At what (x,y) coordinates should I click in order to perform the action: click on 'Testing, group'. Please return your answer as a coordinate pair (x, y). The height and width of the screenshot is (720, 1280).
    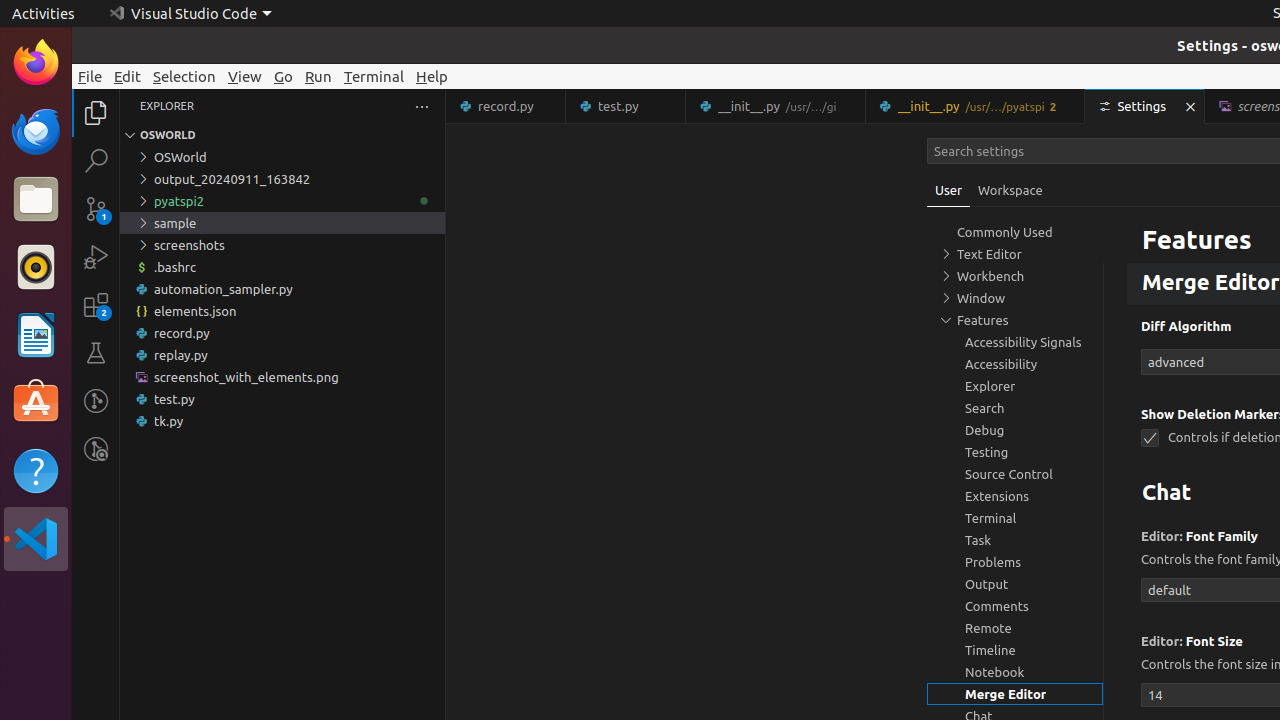
    Looking at the image, I should click on (1015, 452).